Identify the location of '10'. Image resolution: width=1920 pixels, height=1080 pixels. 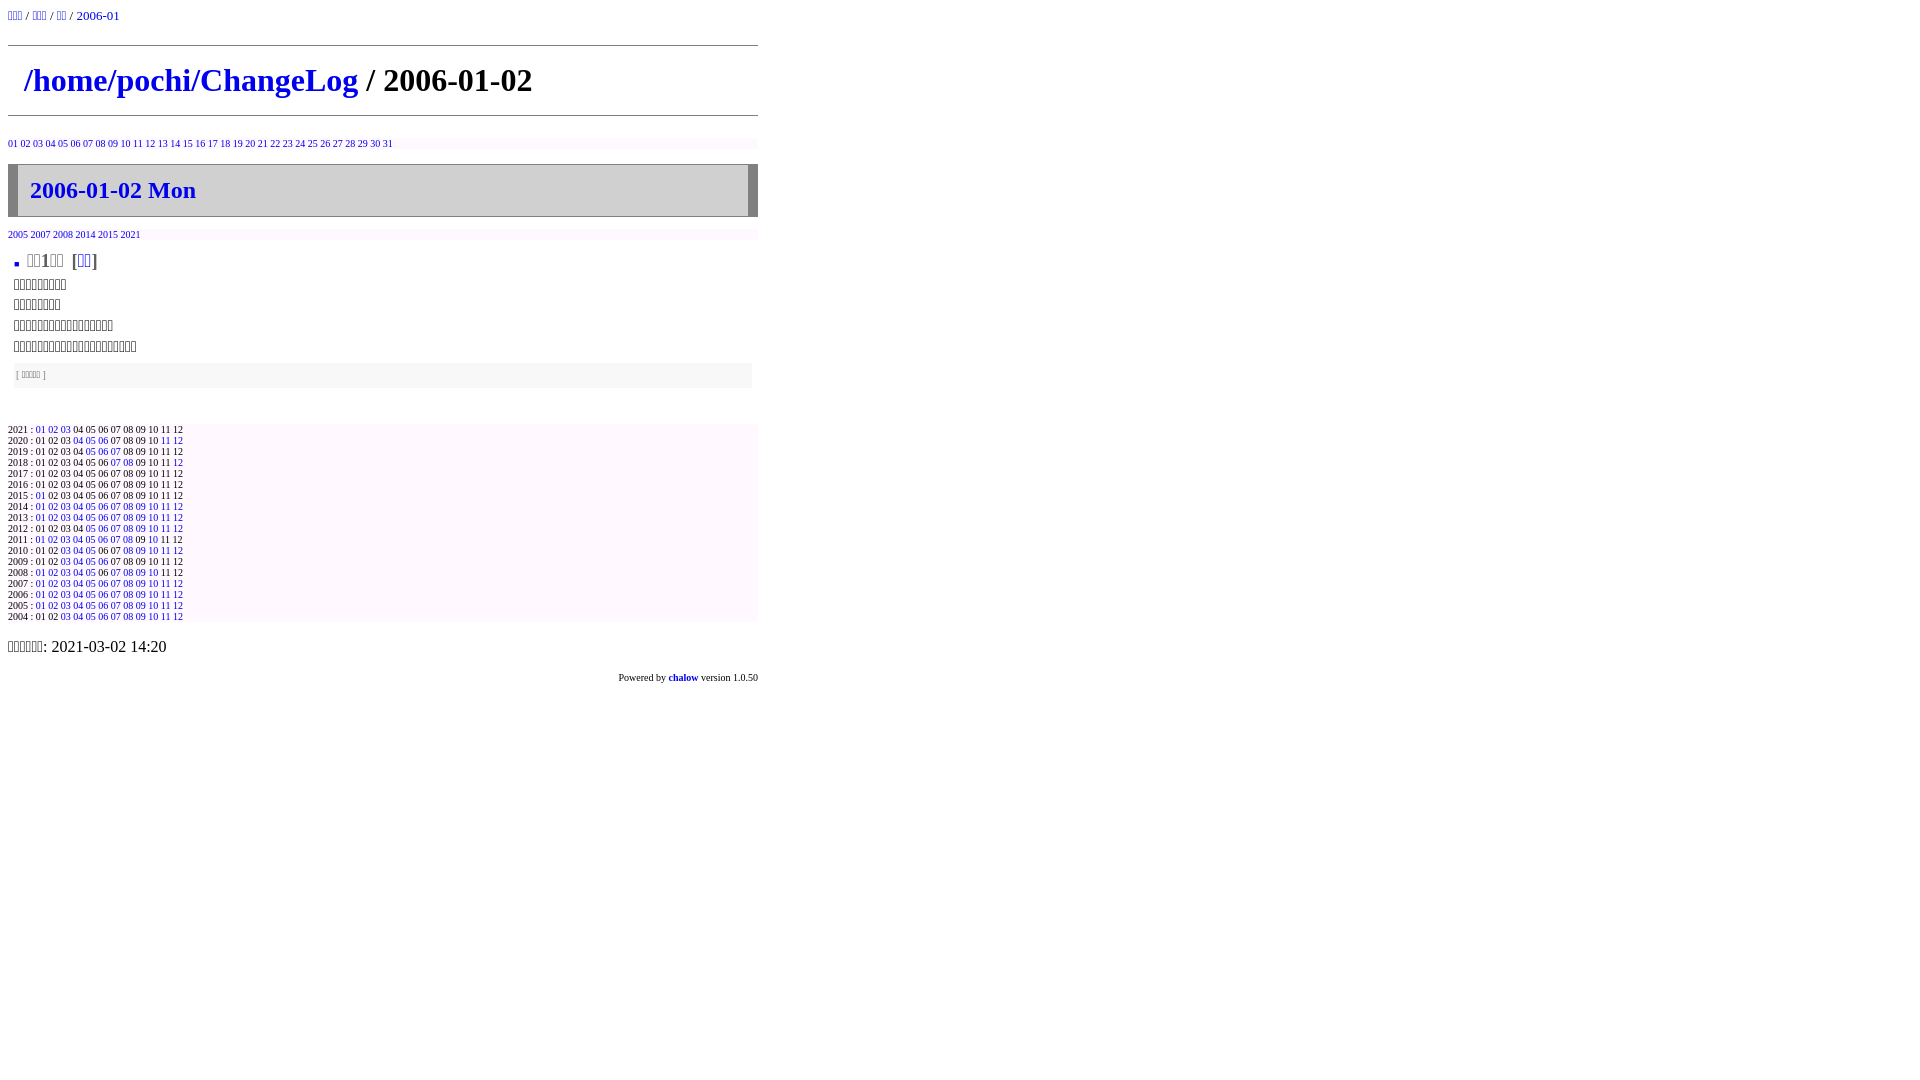
(152, 615).